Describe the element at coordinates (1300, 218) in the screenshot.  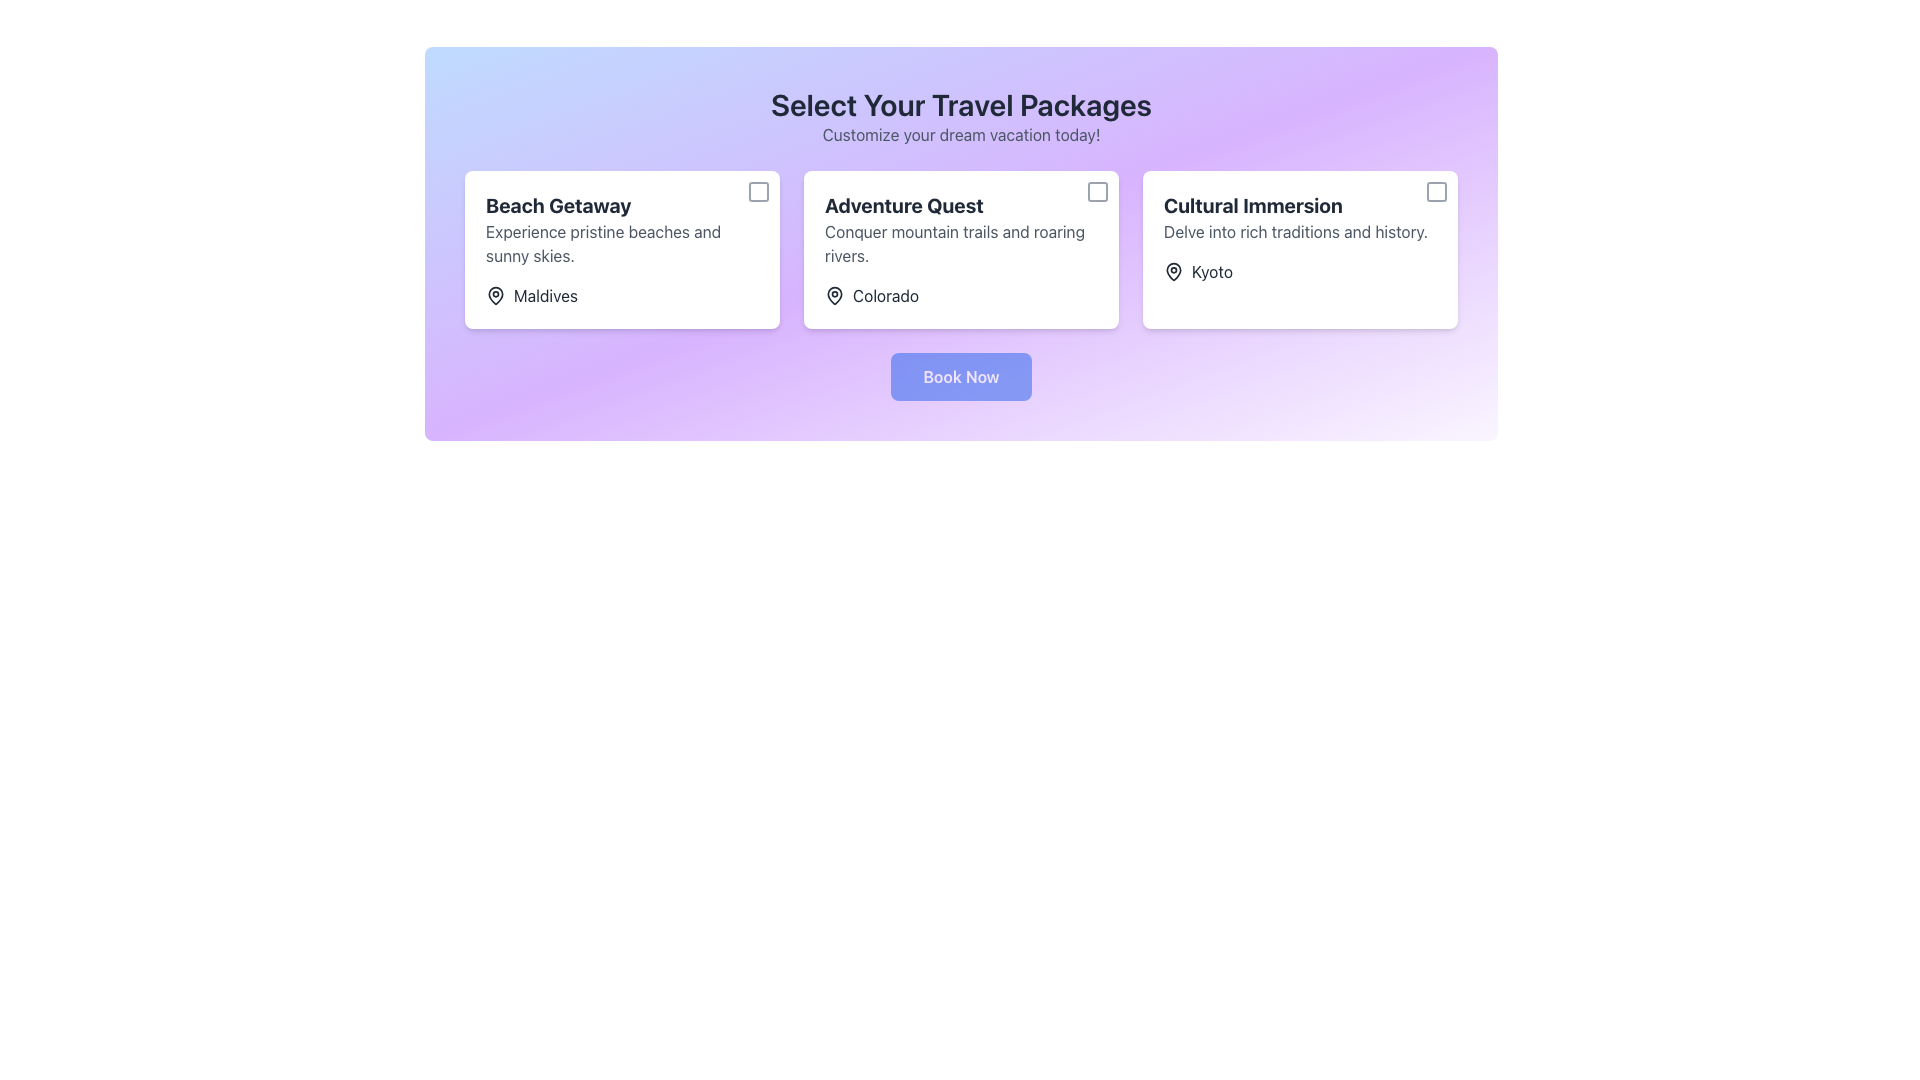
I see `the card containing the text about the travel package titled 'Cultural Immersion' located in the top right box of the grid arrangement` at that location.